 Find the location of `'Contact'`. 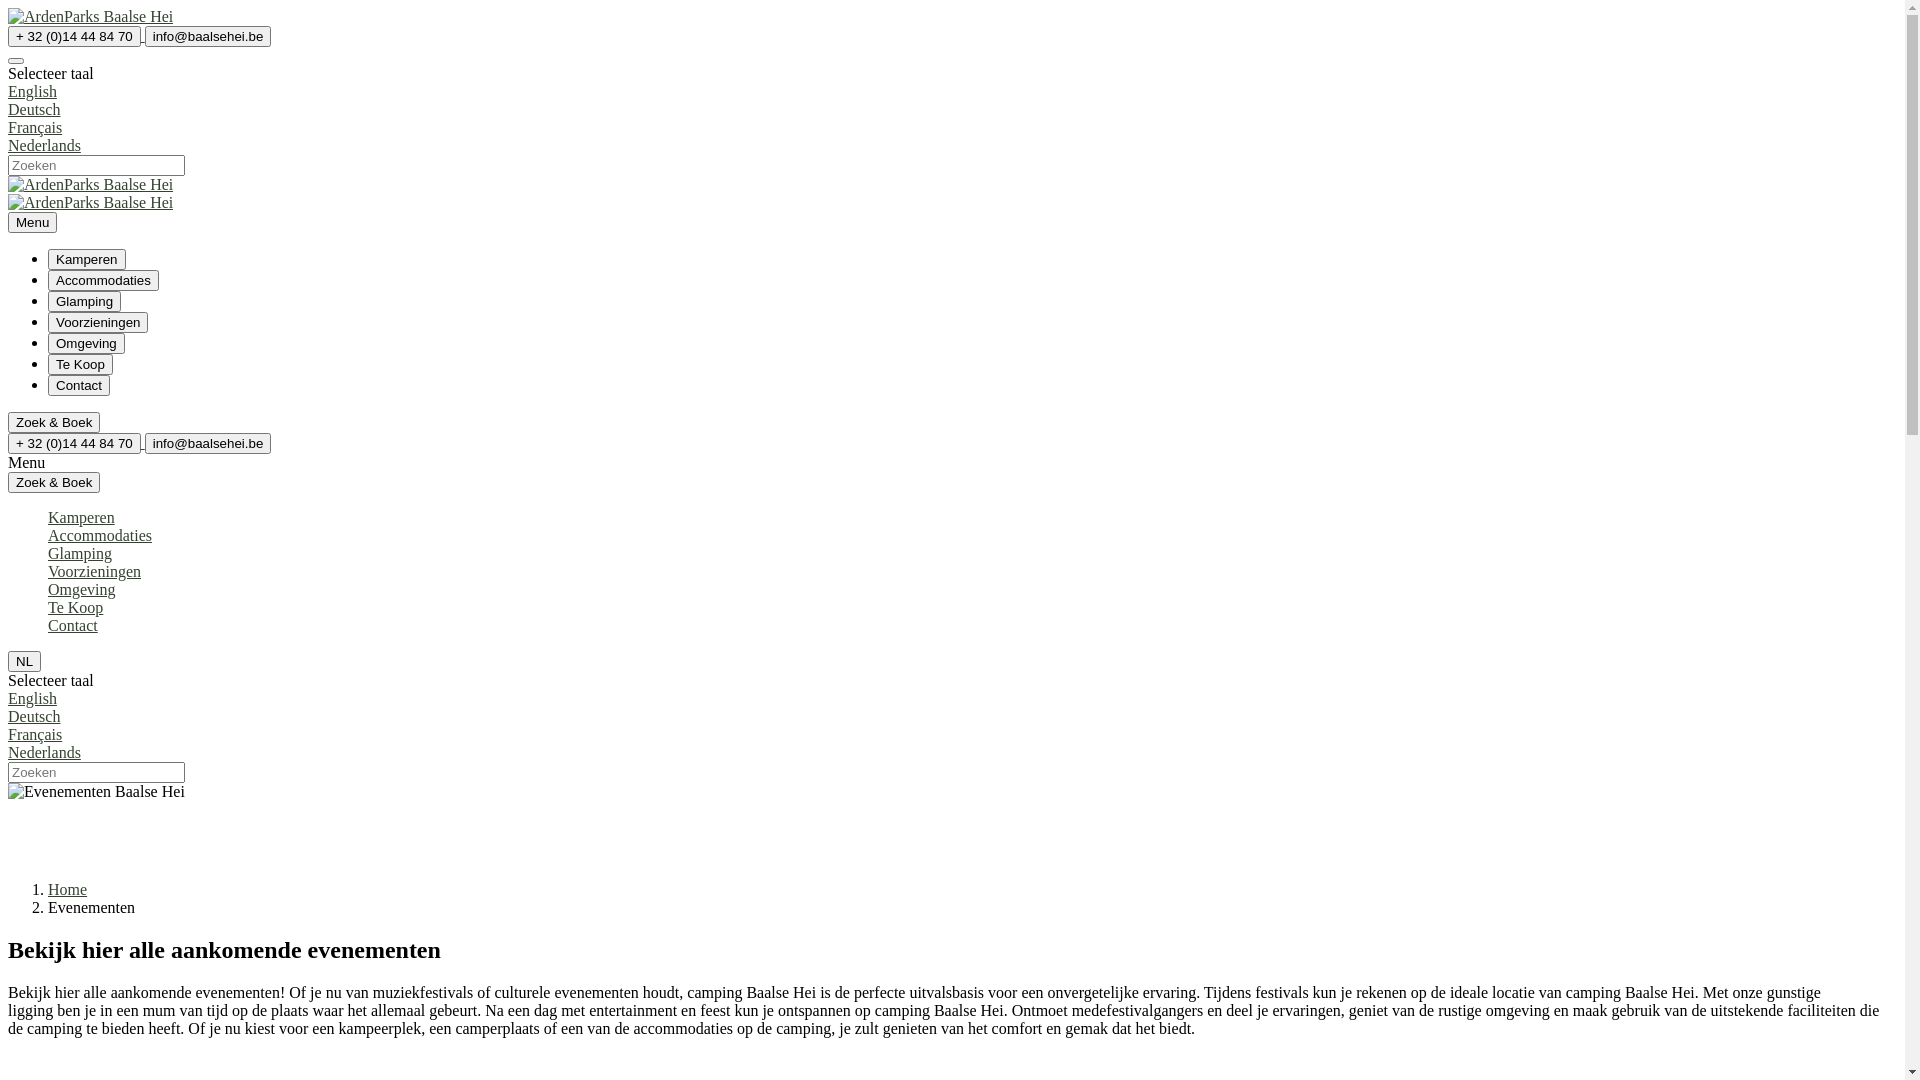

'Contact' is located at coordinates (78, 384).